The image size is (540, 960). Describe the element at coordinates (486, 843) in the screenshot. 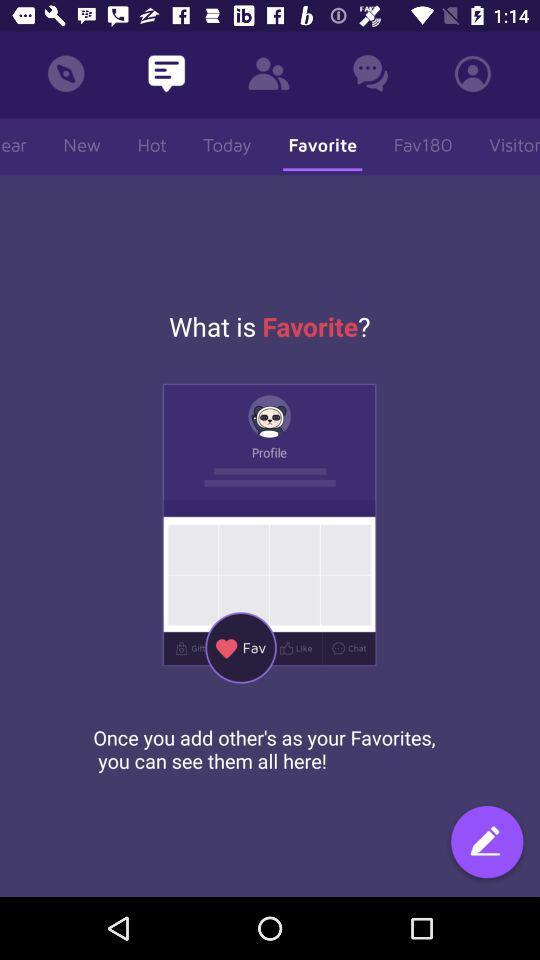

I see `type in` at that location.